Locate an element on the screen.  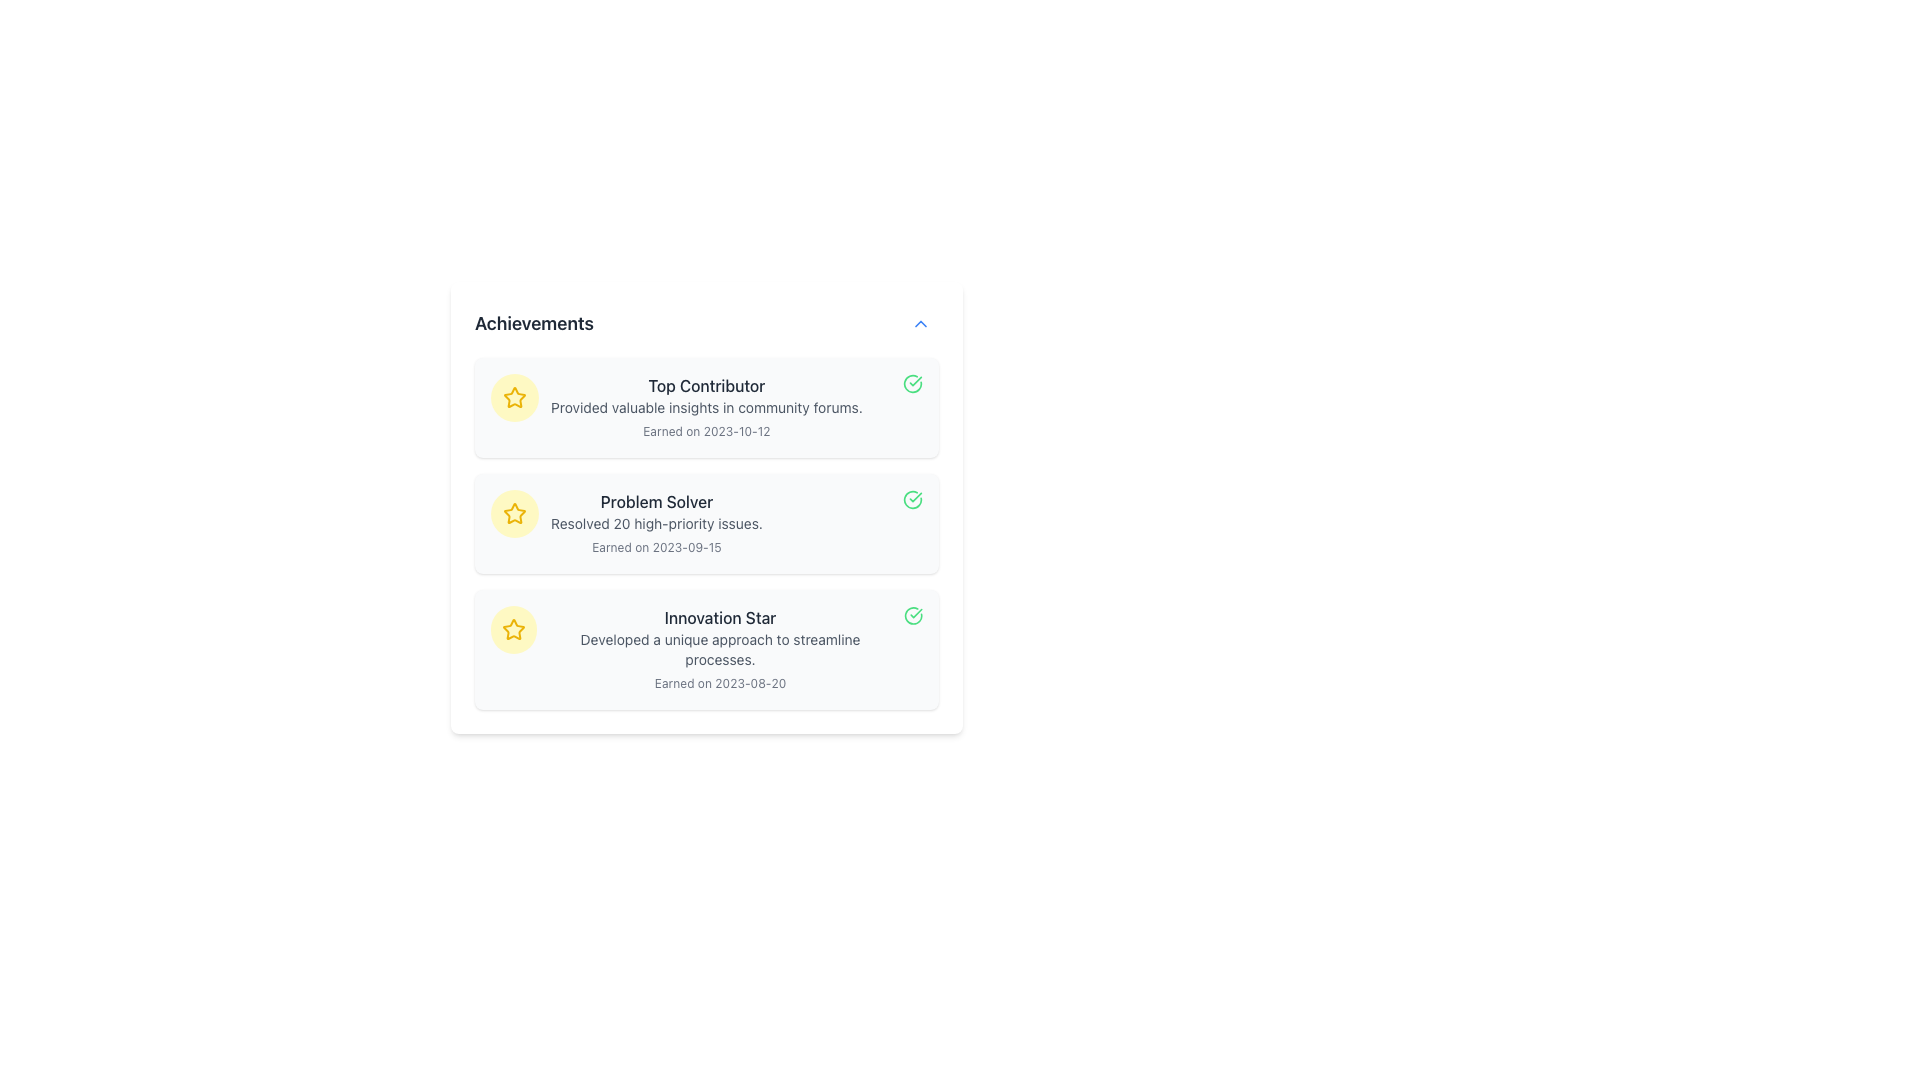
the second item in the 'Achievements' list, which is labeled 'Problem Solver', to perform actions on adjacent elements is located at coordinates (706, 532).